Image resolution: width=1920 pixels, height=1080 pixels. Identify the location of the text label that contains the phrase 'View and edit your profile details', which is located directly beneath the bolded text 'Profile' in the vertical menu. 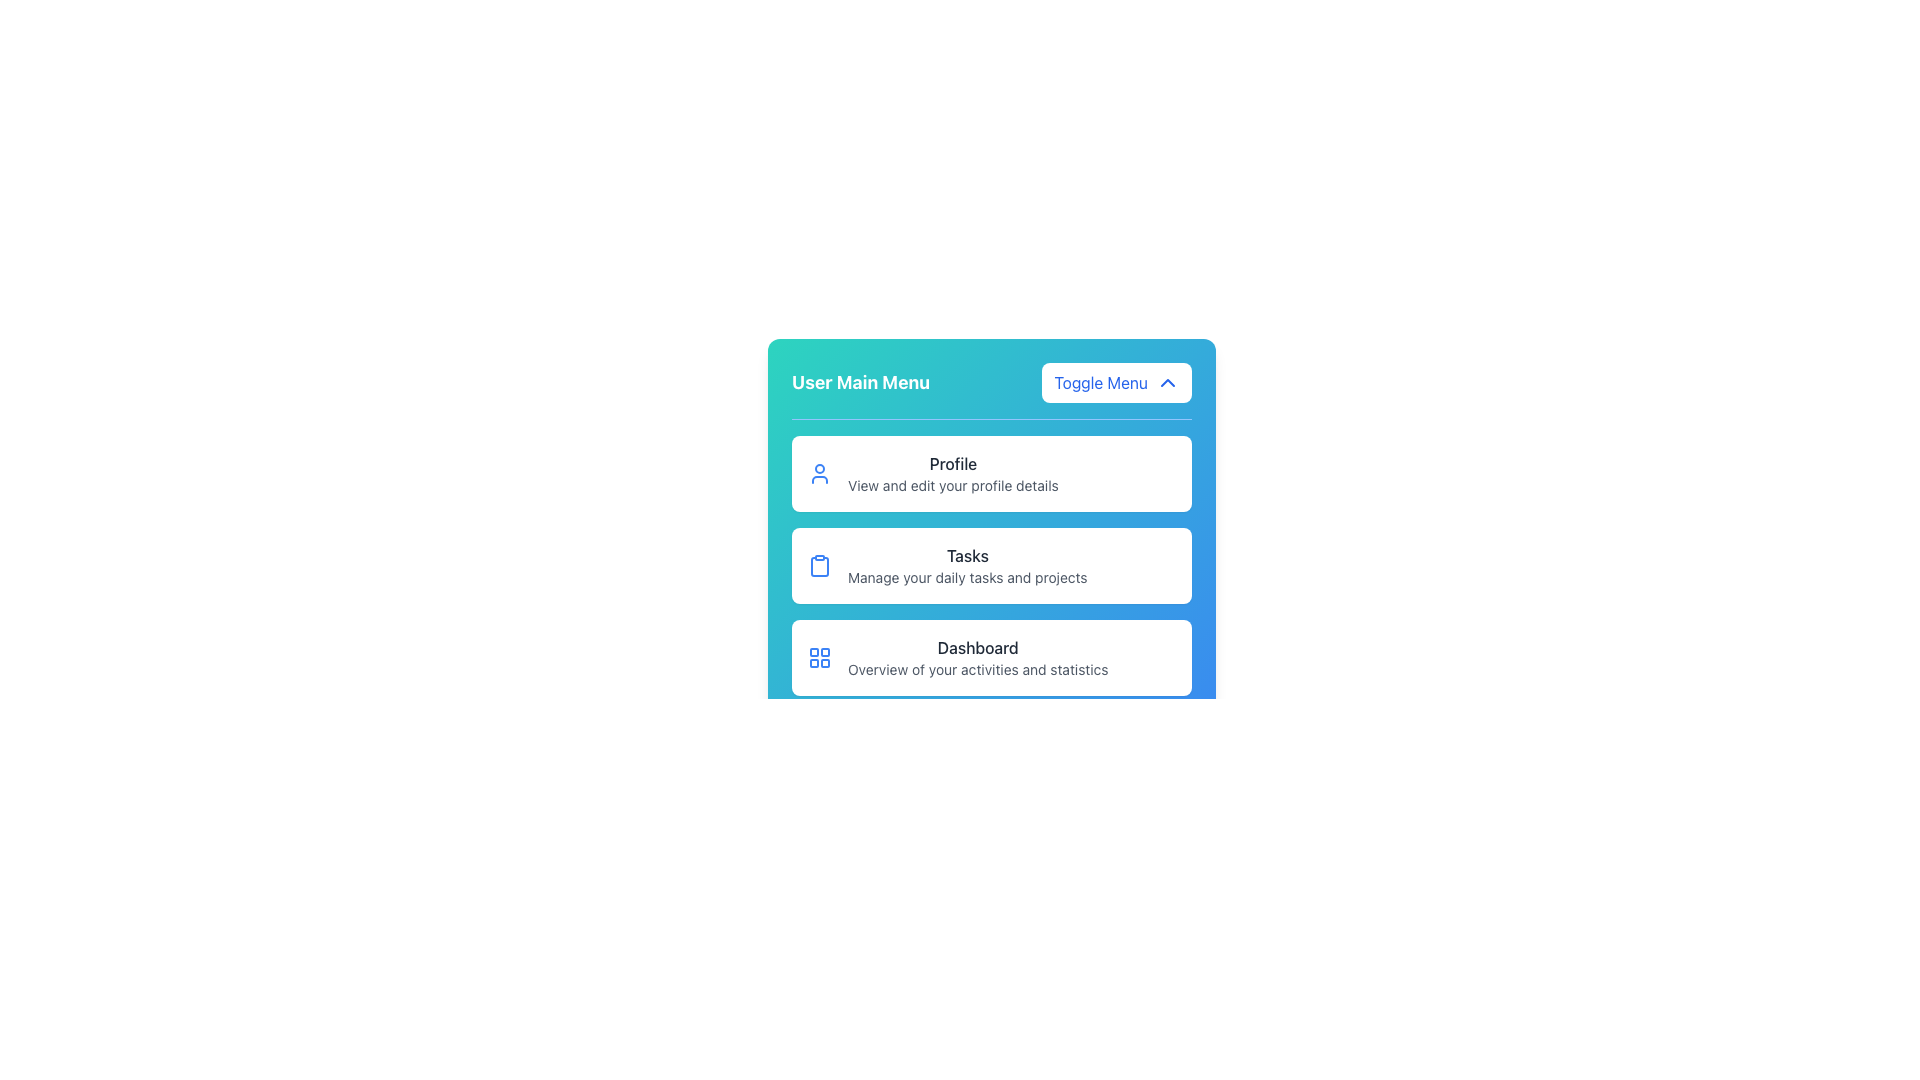
(952, 486).